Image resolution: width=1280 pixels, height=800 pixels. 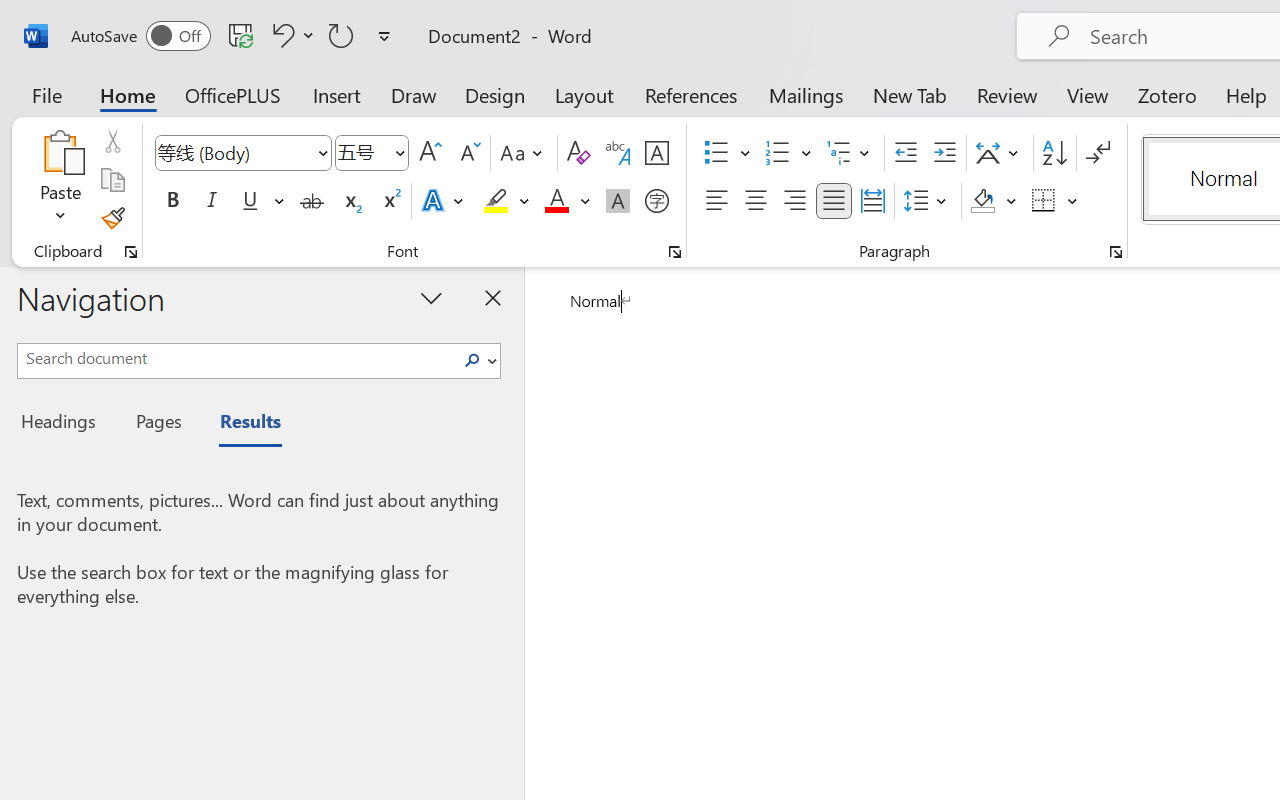 I want to click on 'Undo Apply Quick Style', so click(x=279, y=34).